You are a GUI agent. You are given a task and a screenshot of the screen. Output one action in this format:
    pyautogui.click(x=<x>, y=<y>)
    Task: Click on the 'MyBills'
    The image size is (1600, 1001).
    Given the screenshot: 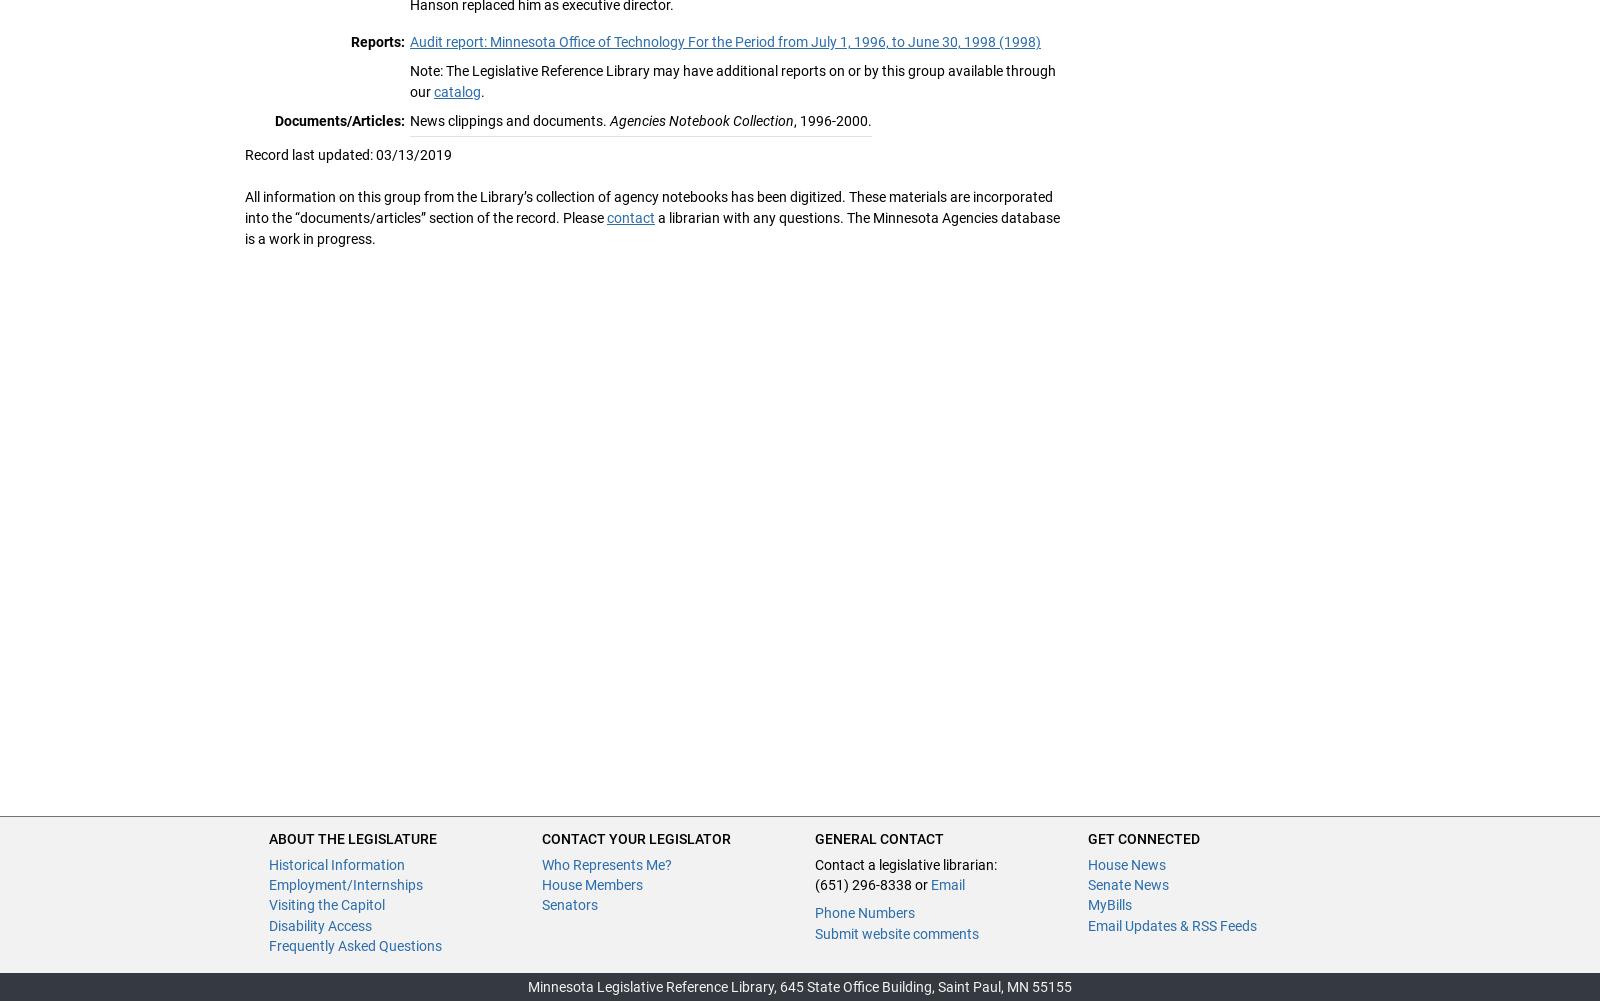 What is the action you would take?
    pyautogui.click(x=1110, y=905)
    